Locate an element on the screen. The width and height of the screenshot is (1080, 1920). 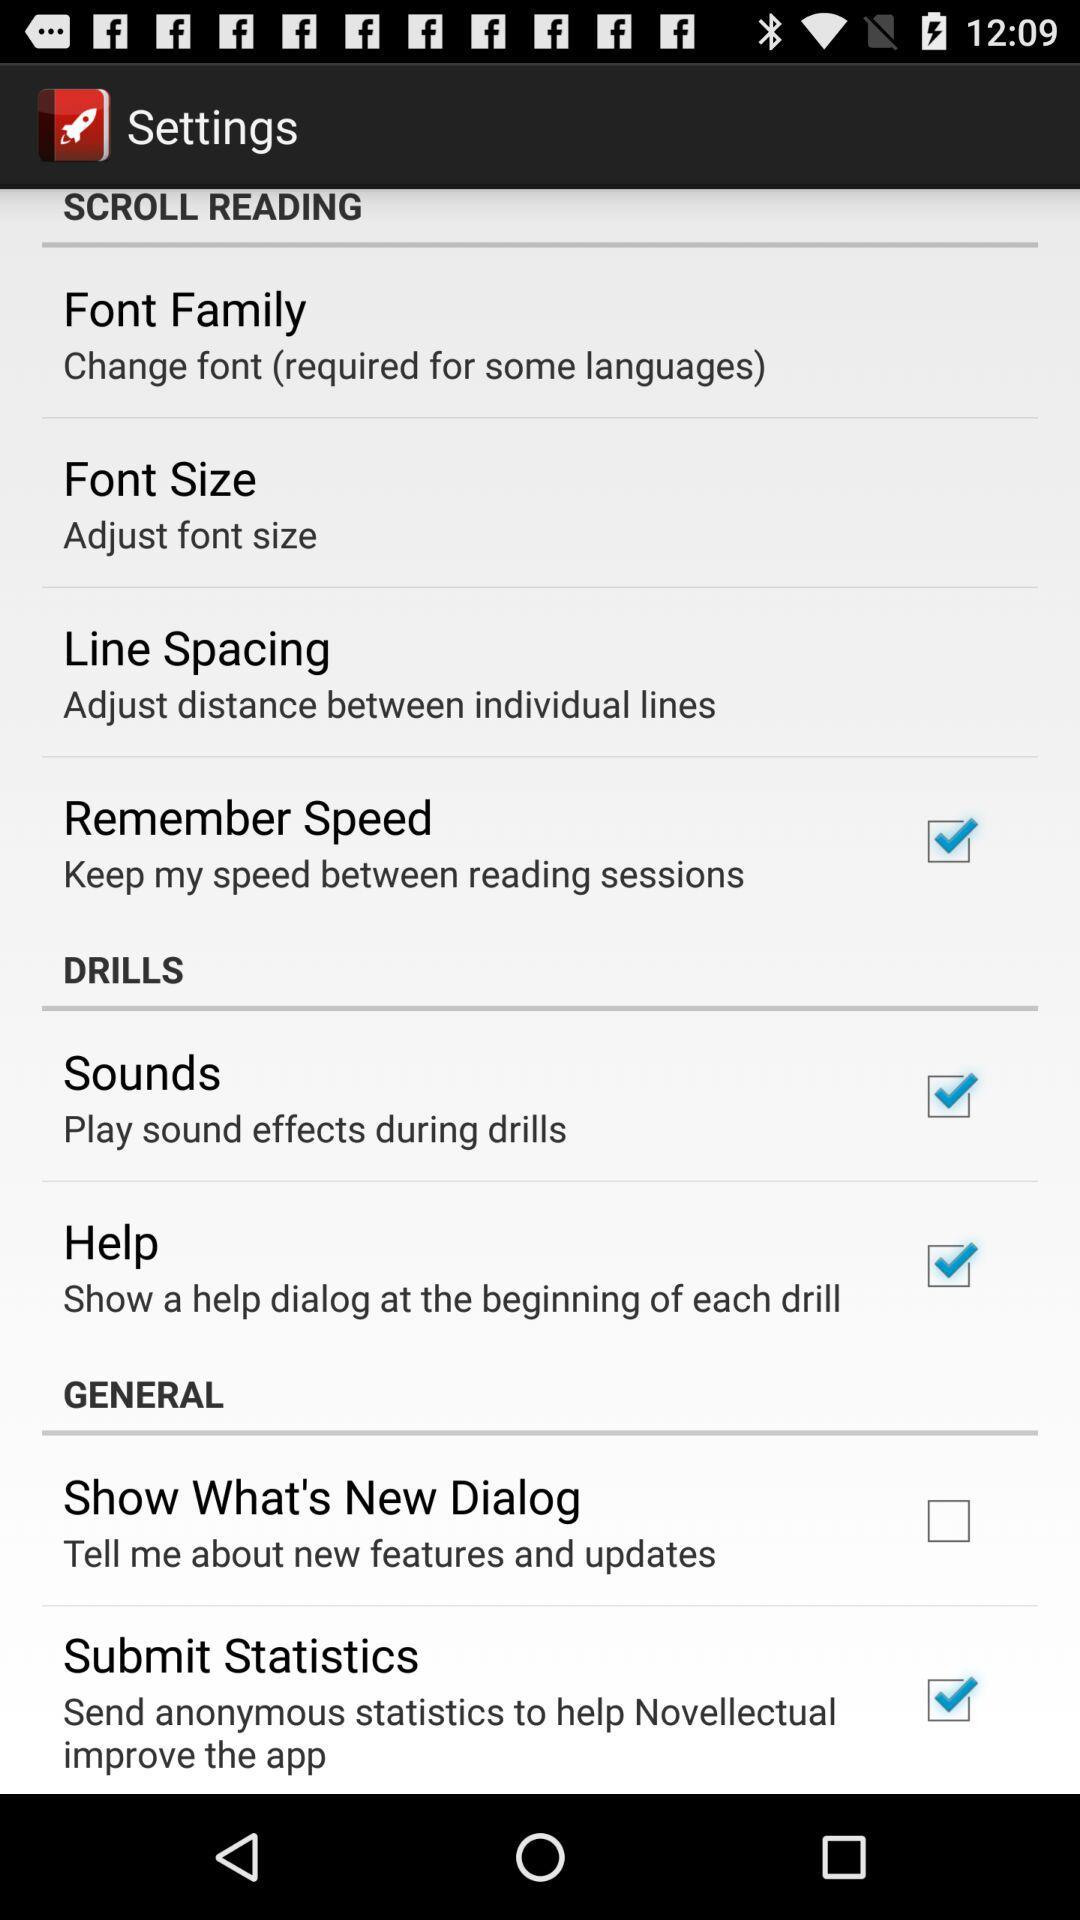
submit statistics is located at coordinates (240, 1654).